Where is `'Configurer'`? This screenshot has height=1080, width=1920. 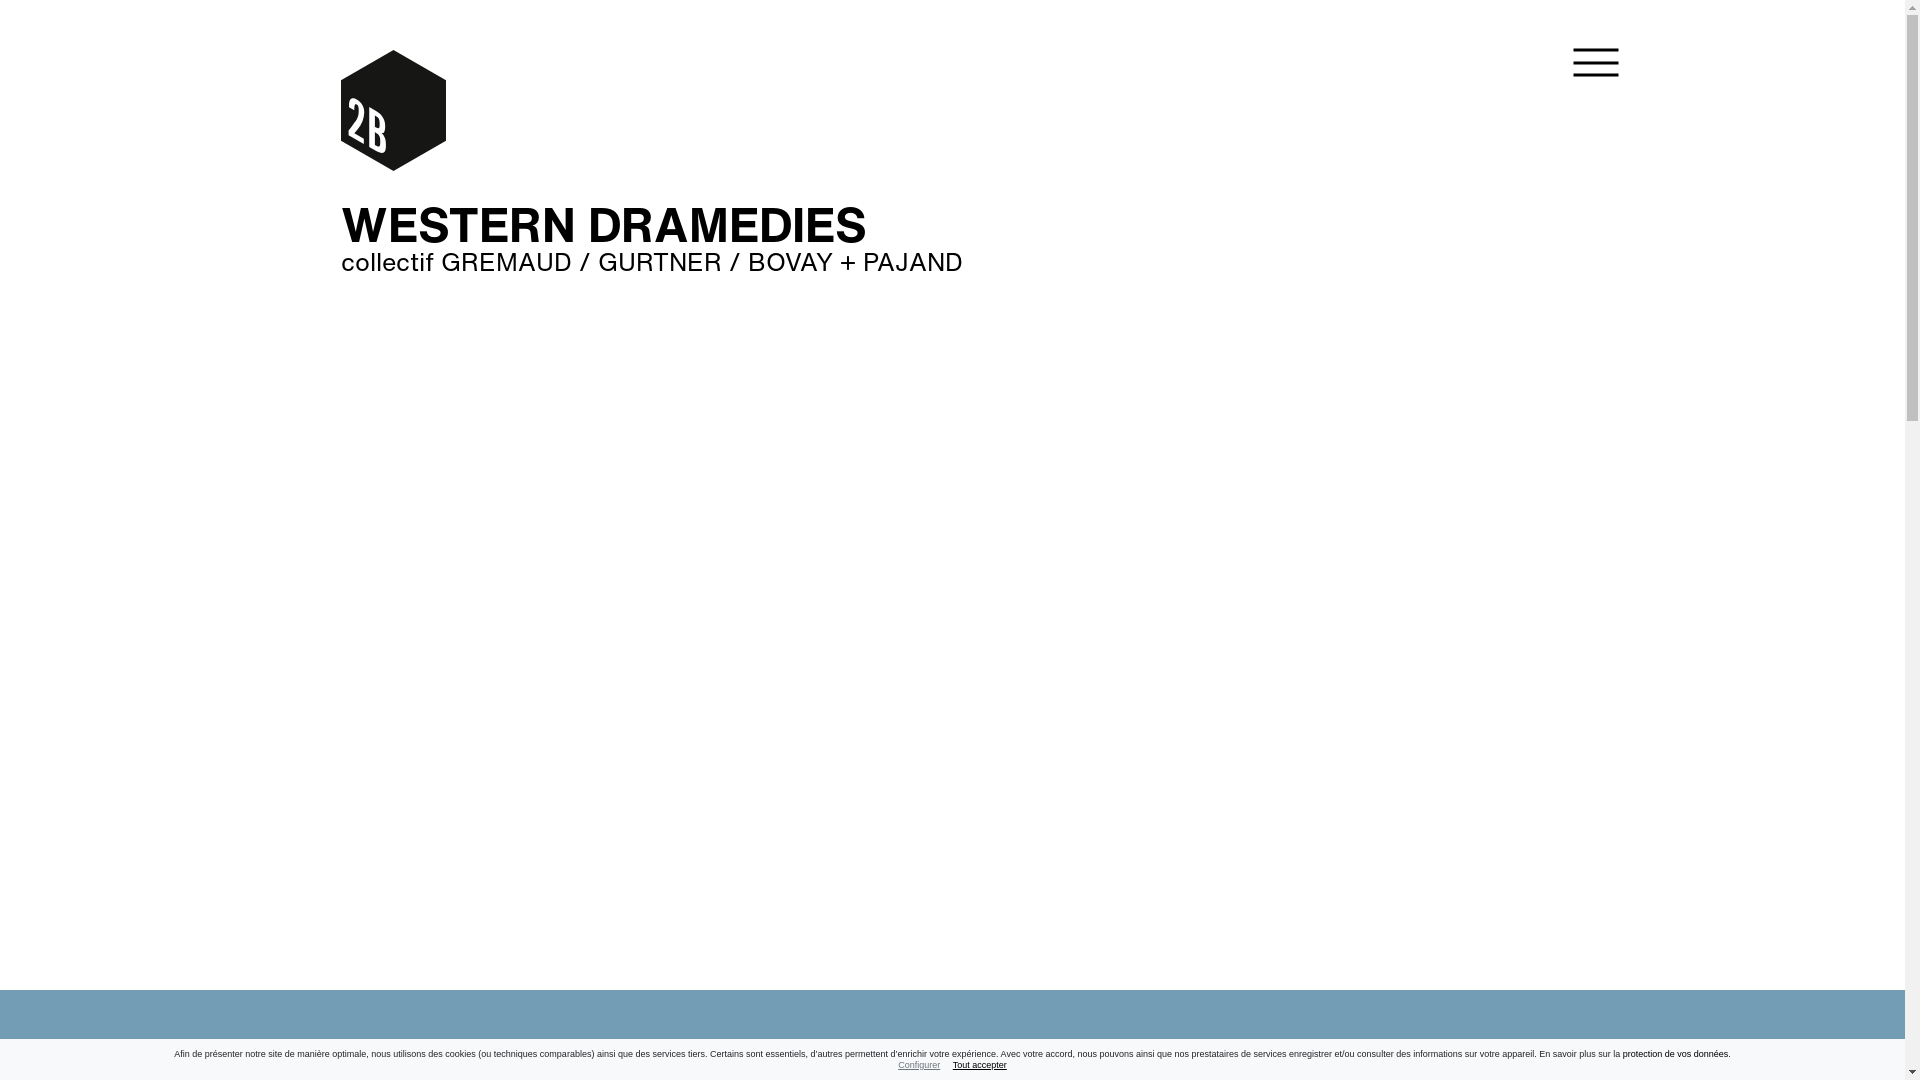
'Configurer' is located at coordinates (896, 1063).